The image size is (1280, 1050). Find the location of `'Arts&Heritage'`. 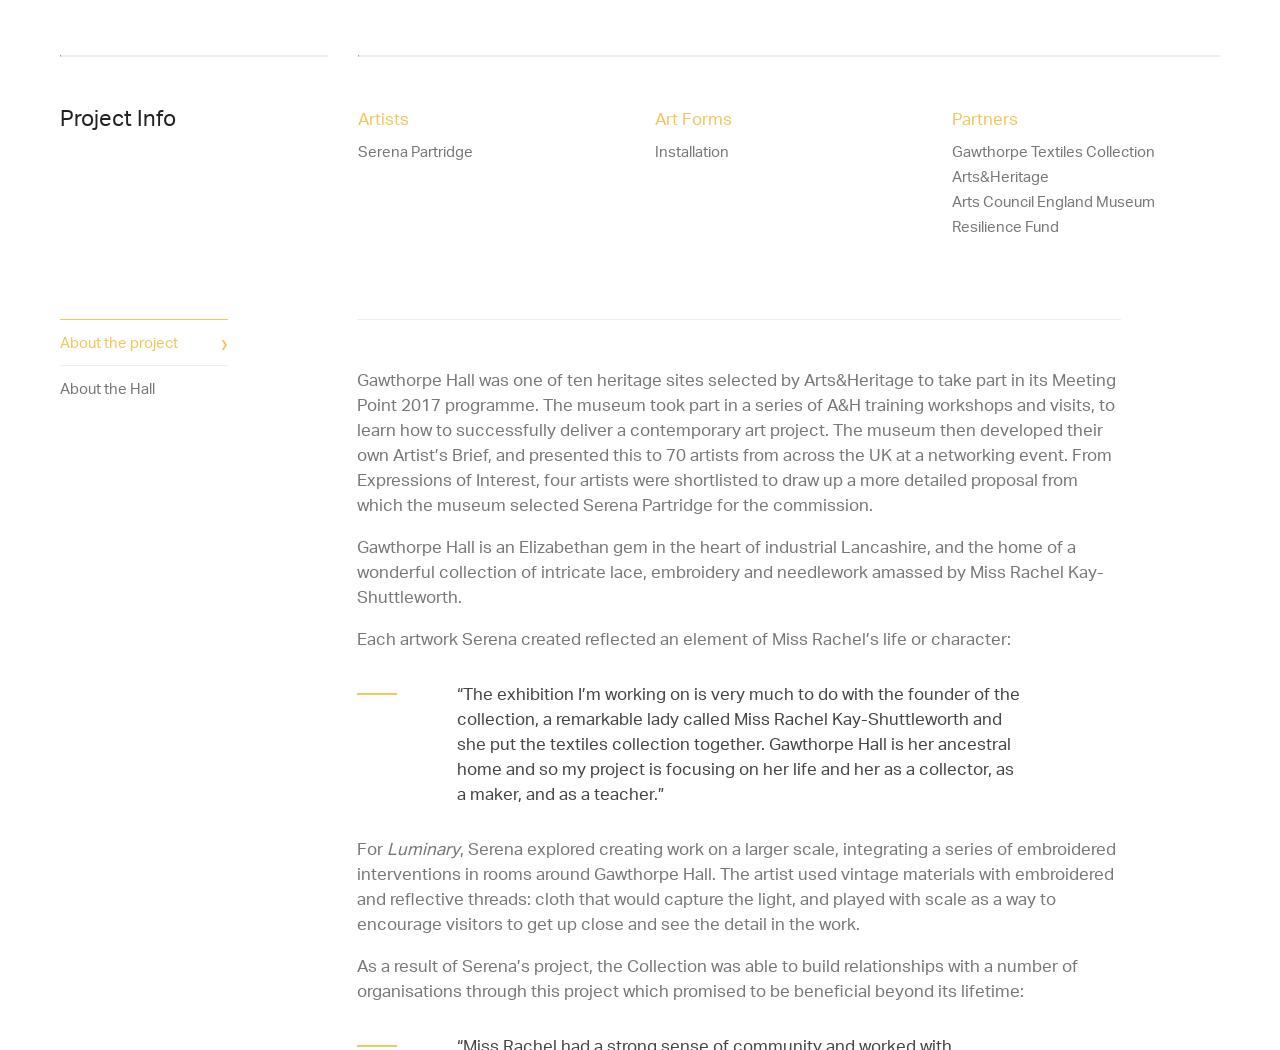

'Arts&Heritage' is located at coordinates (1000, 176).